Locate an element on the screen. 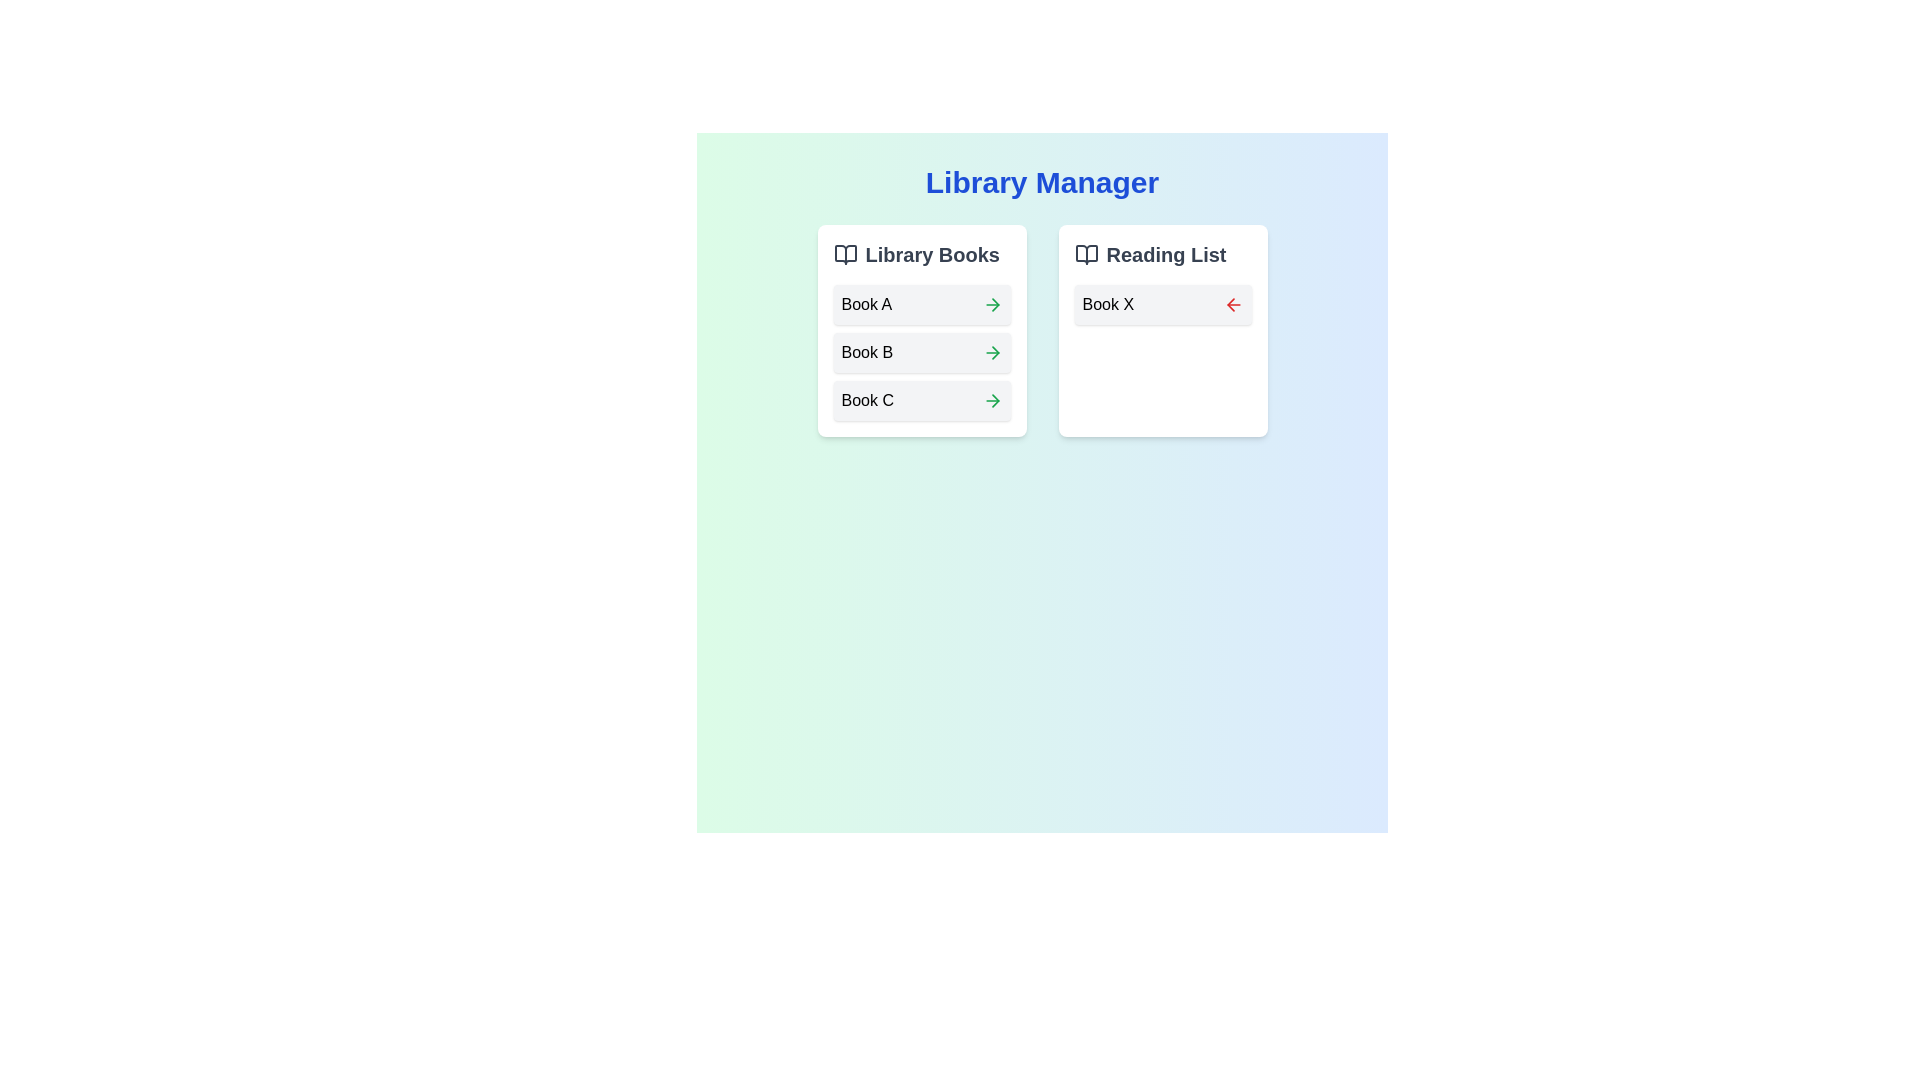 This screenshot has width=1920, height=1080. the right-facing arrow icon located next to 'Book C' in the 'Library Books' section is located at coordinates (995, 401).